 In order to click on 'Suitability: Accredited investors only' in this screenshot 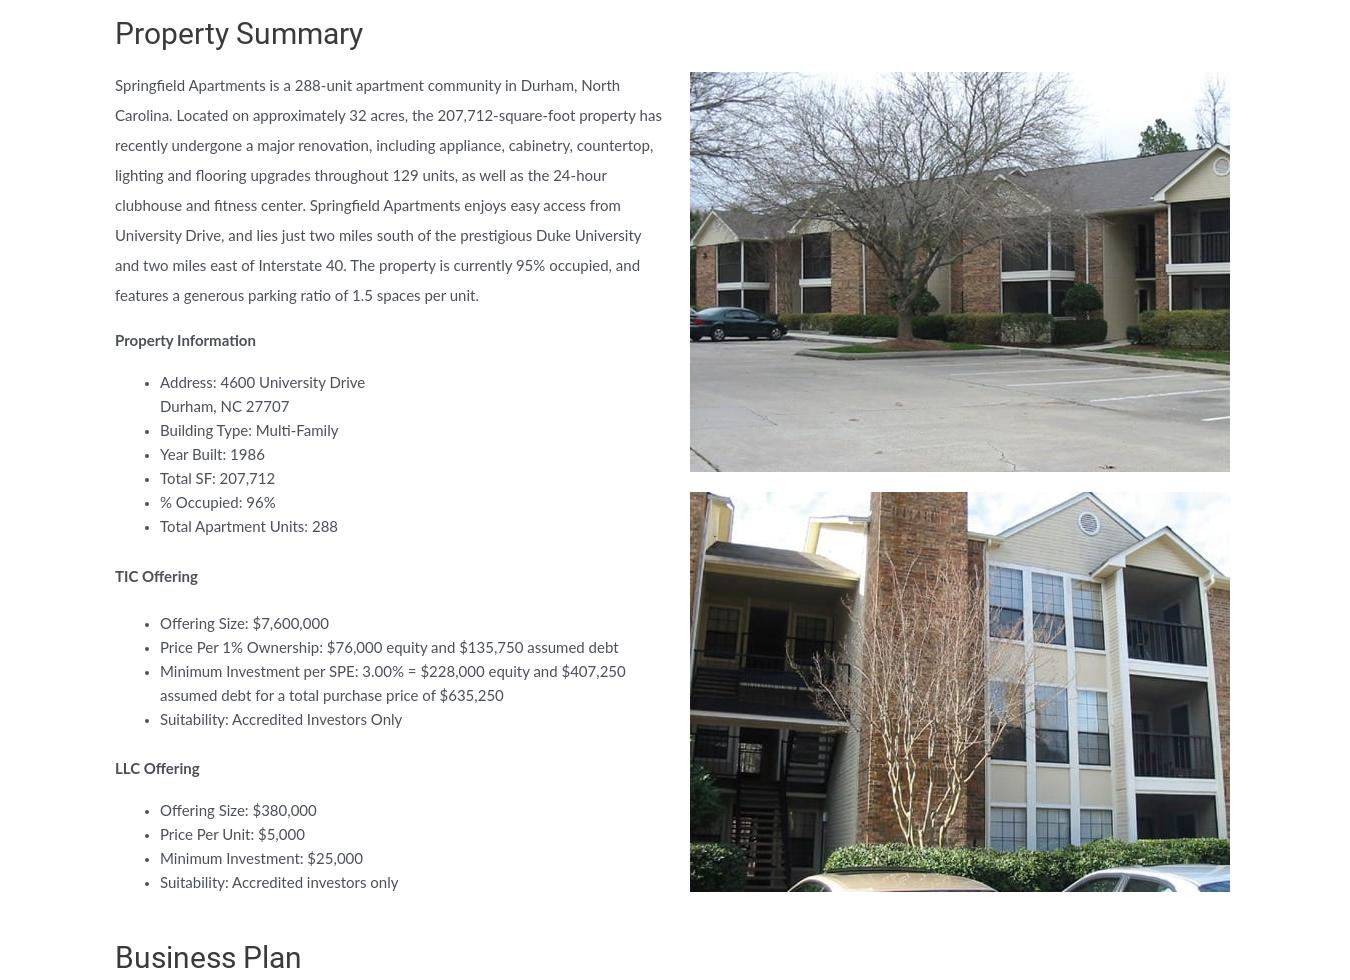, I will do `click(159, 883)`.